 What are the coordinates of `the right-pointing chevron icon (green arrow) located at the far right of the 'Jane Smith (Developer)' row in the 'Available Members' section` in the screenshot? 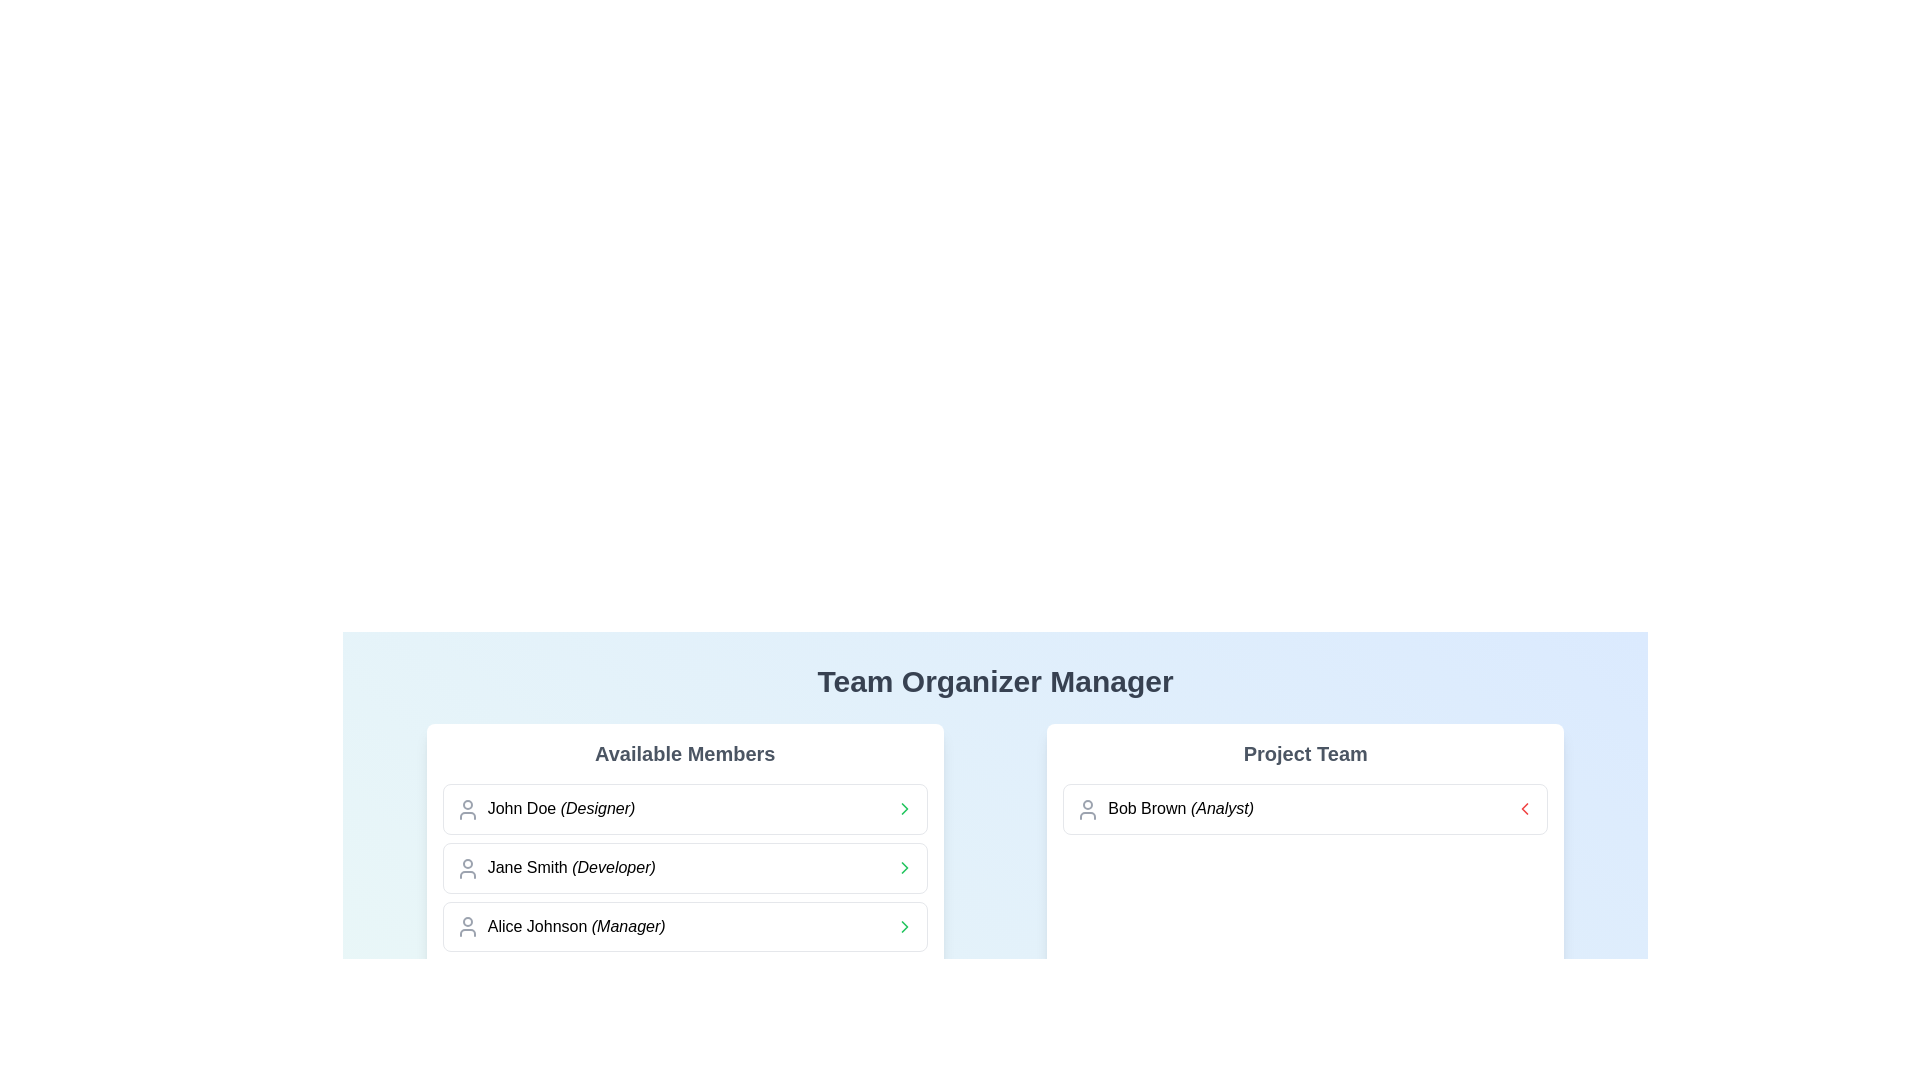 It's located at (903, 926).